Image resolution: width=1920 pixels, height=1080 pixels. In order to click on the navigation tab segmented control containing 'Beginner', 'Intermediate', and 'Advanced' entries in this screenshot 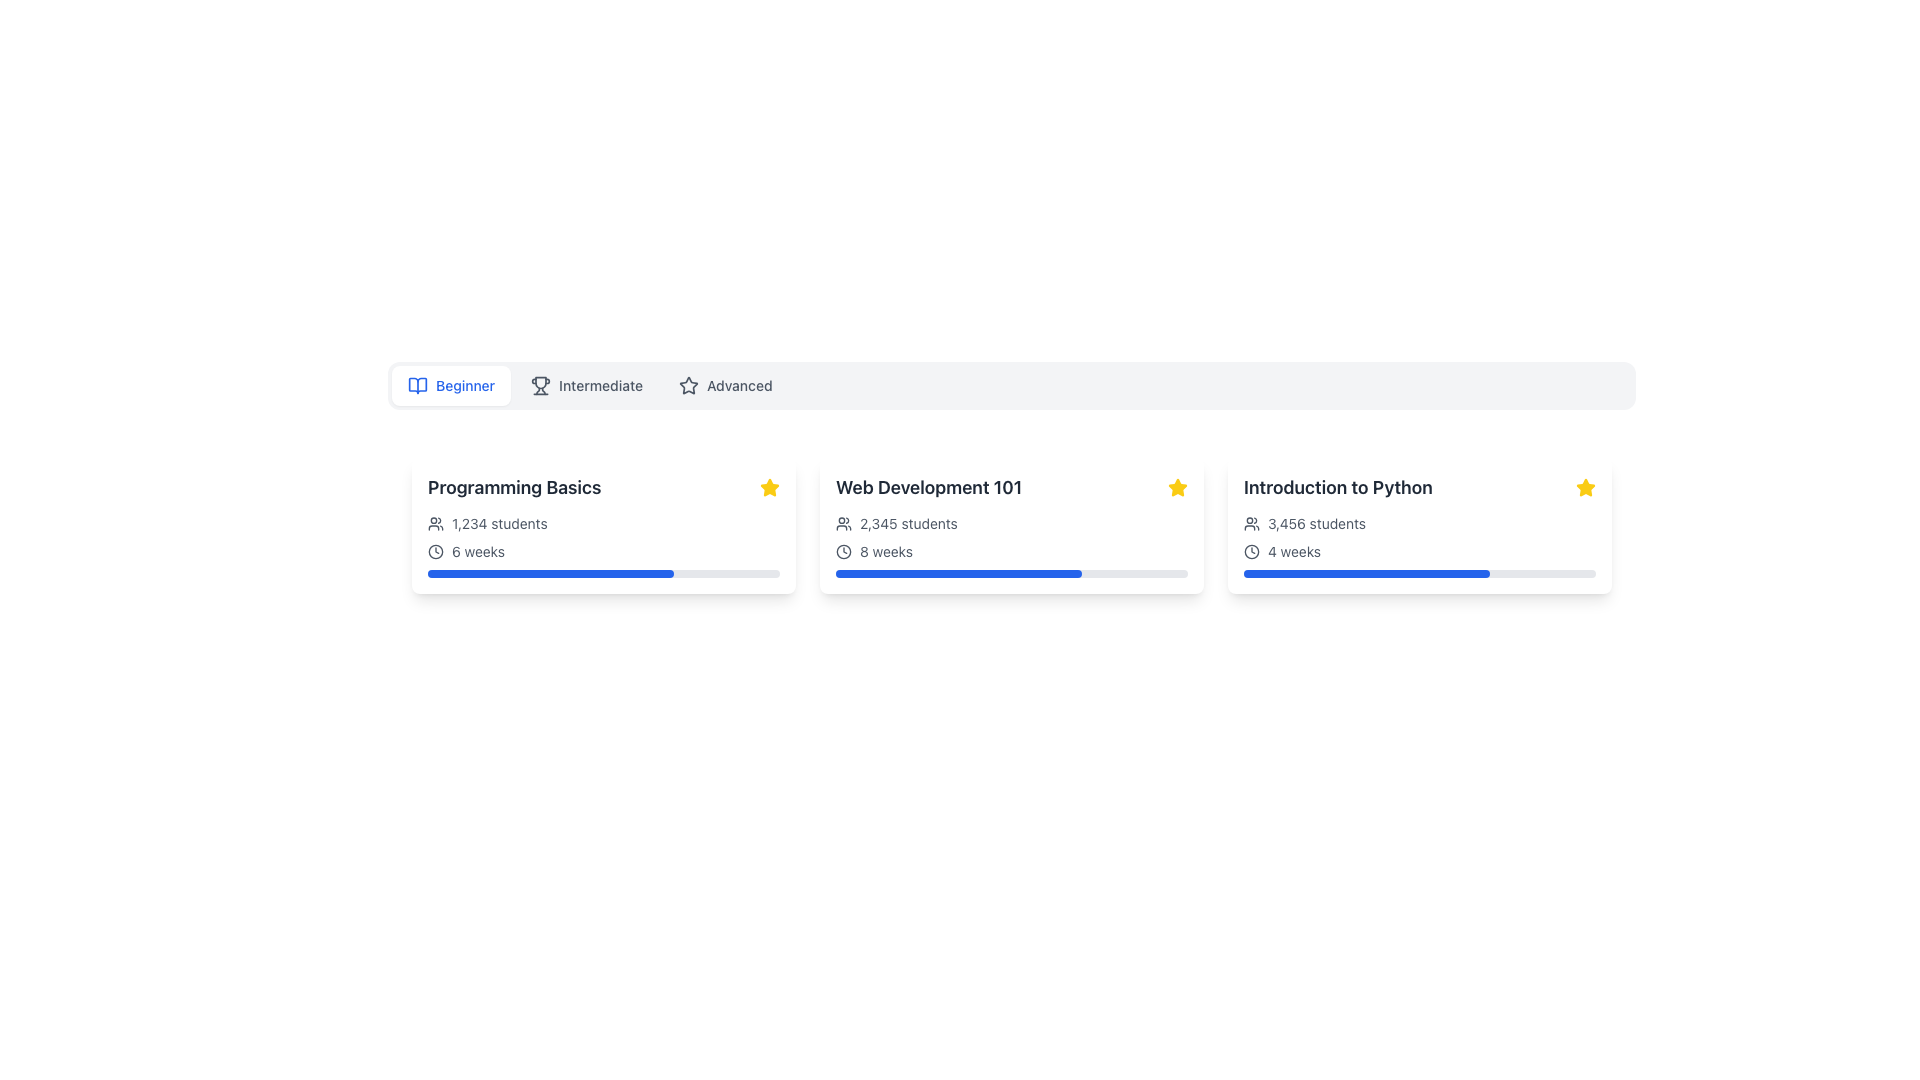, I will do `click(1012, 385)`.